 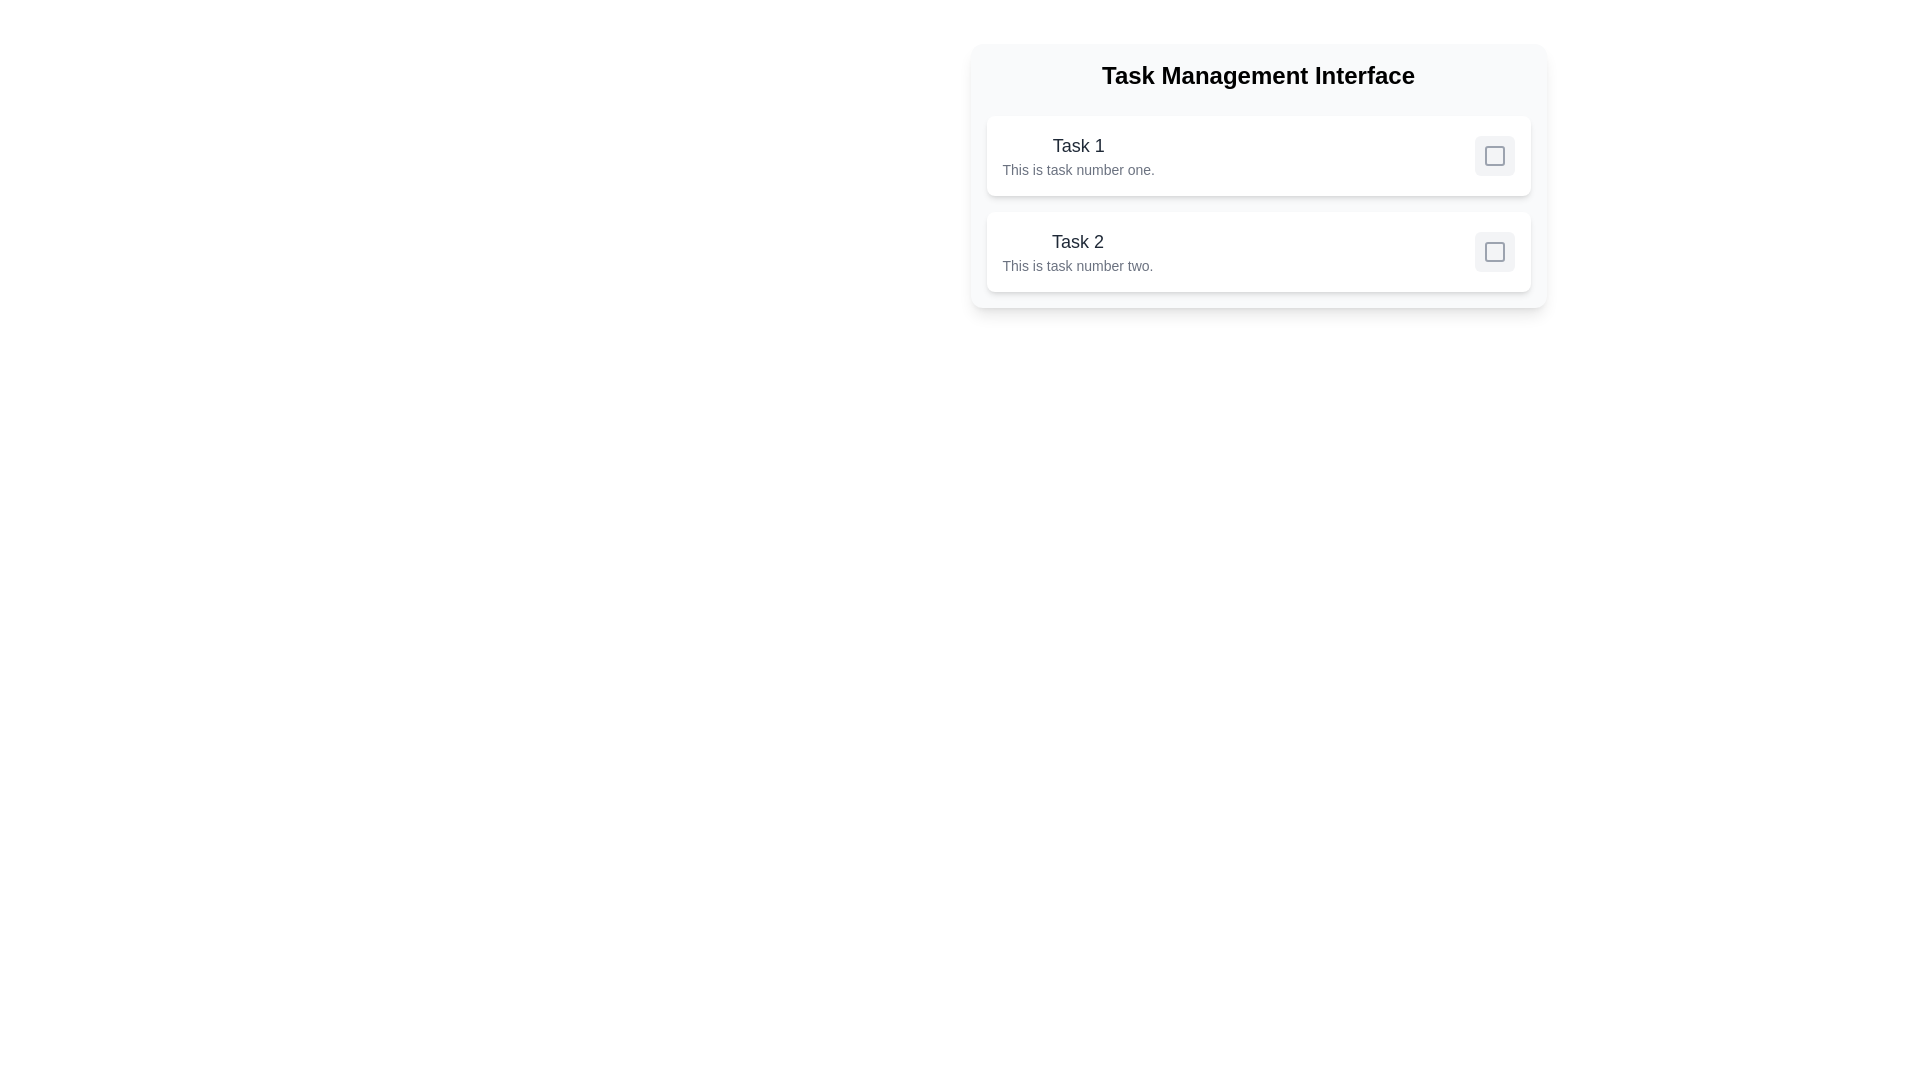 I want to click on the small square icon with rounded corners located in the lower section of 'Task 2', aligned to the right side, so click(x=1494, y=250).